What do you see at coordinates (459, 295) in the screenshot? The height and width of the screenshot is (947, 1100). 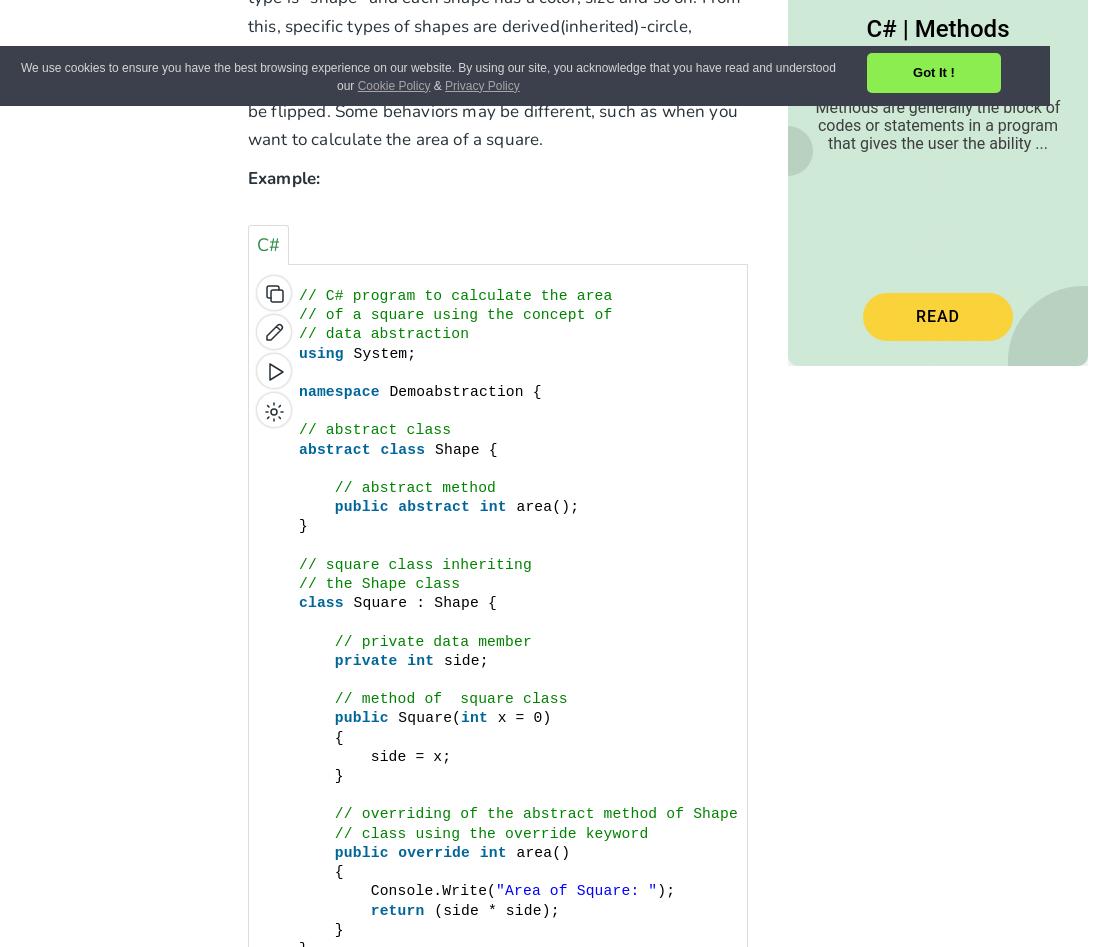 I see `'// C# program to calculate the area'` at bounding box center [459, 295].